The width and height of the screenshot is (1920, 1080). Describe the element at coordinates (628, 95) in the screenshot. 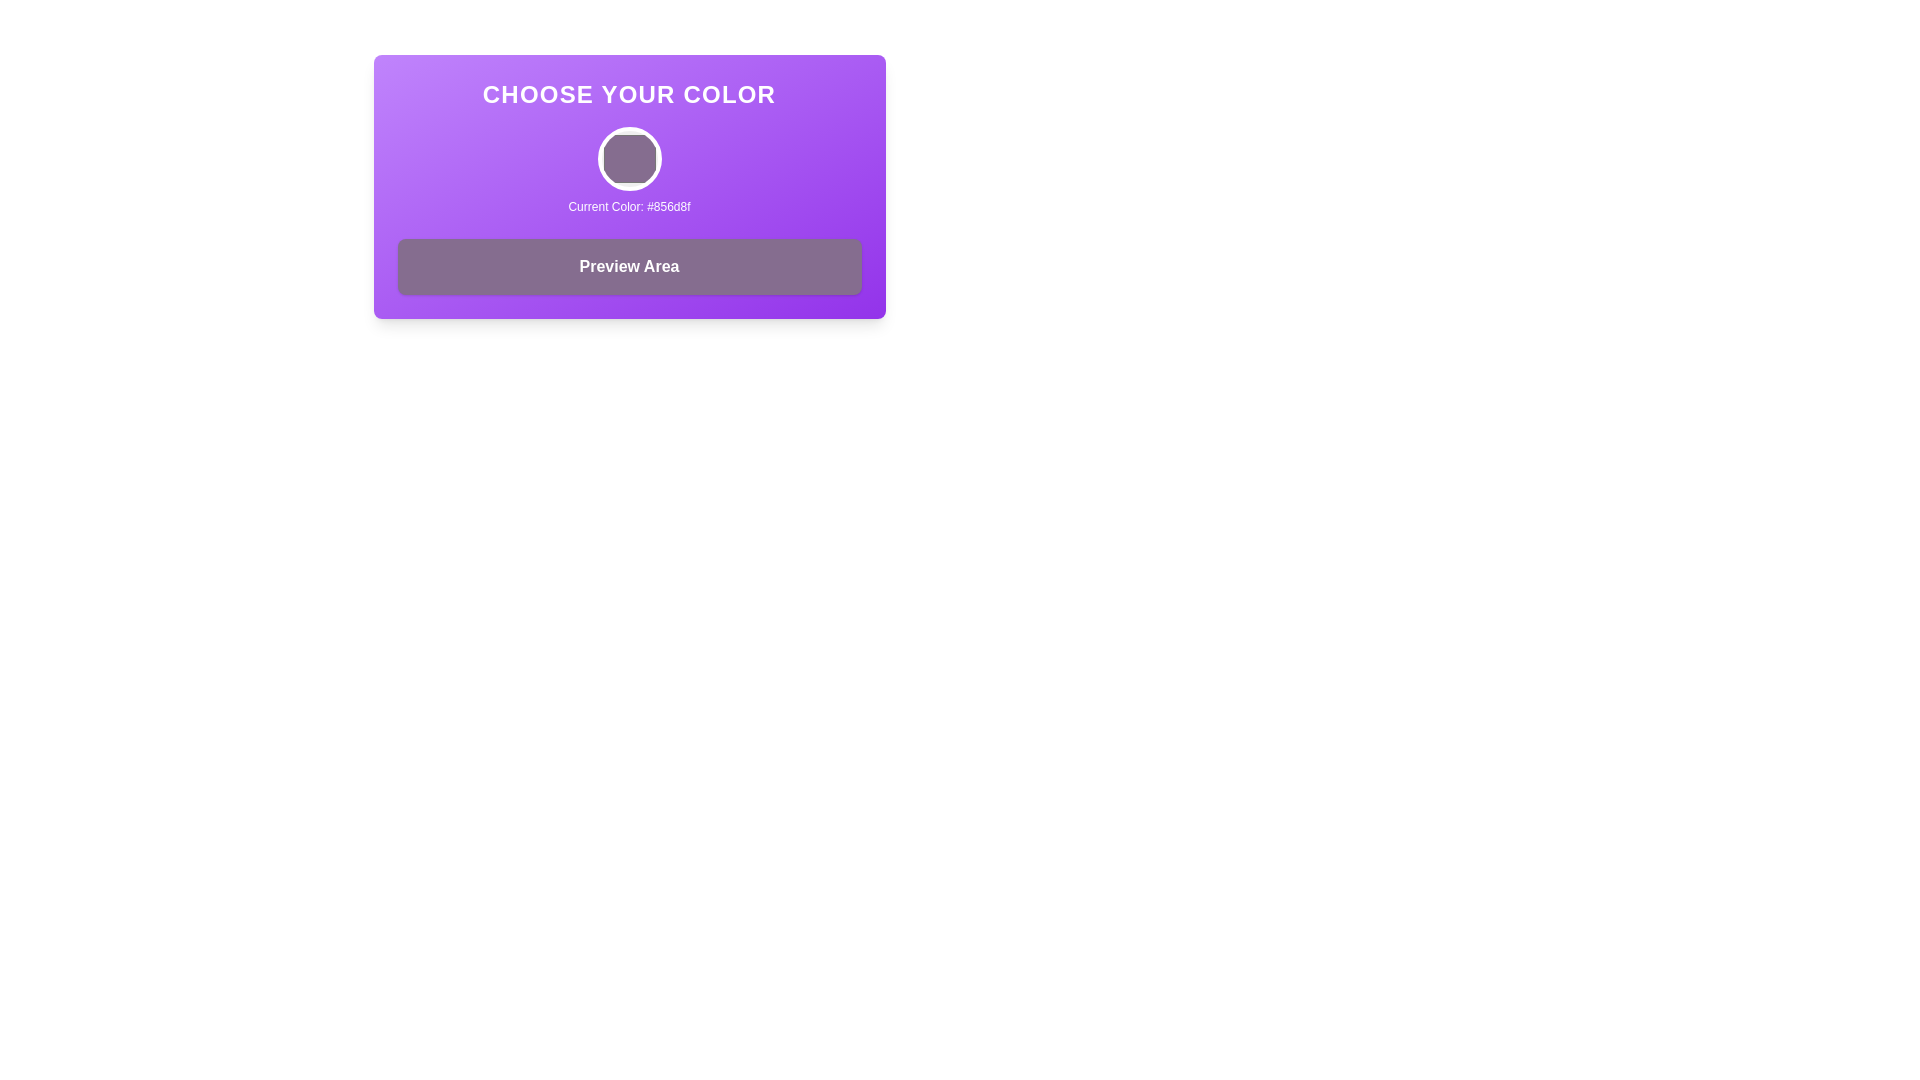

I see `the bold, uppercase static text reading 'Choose Your Color' which is styled in white against a purple gradient background` at that location.